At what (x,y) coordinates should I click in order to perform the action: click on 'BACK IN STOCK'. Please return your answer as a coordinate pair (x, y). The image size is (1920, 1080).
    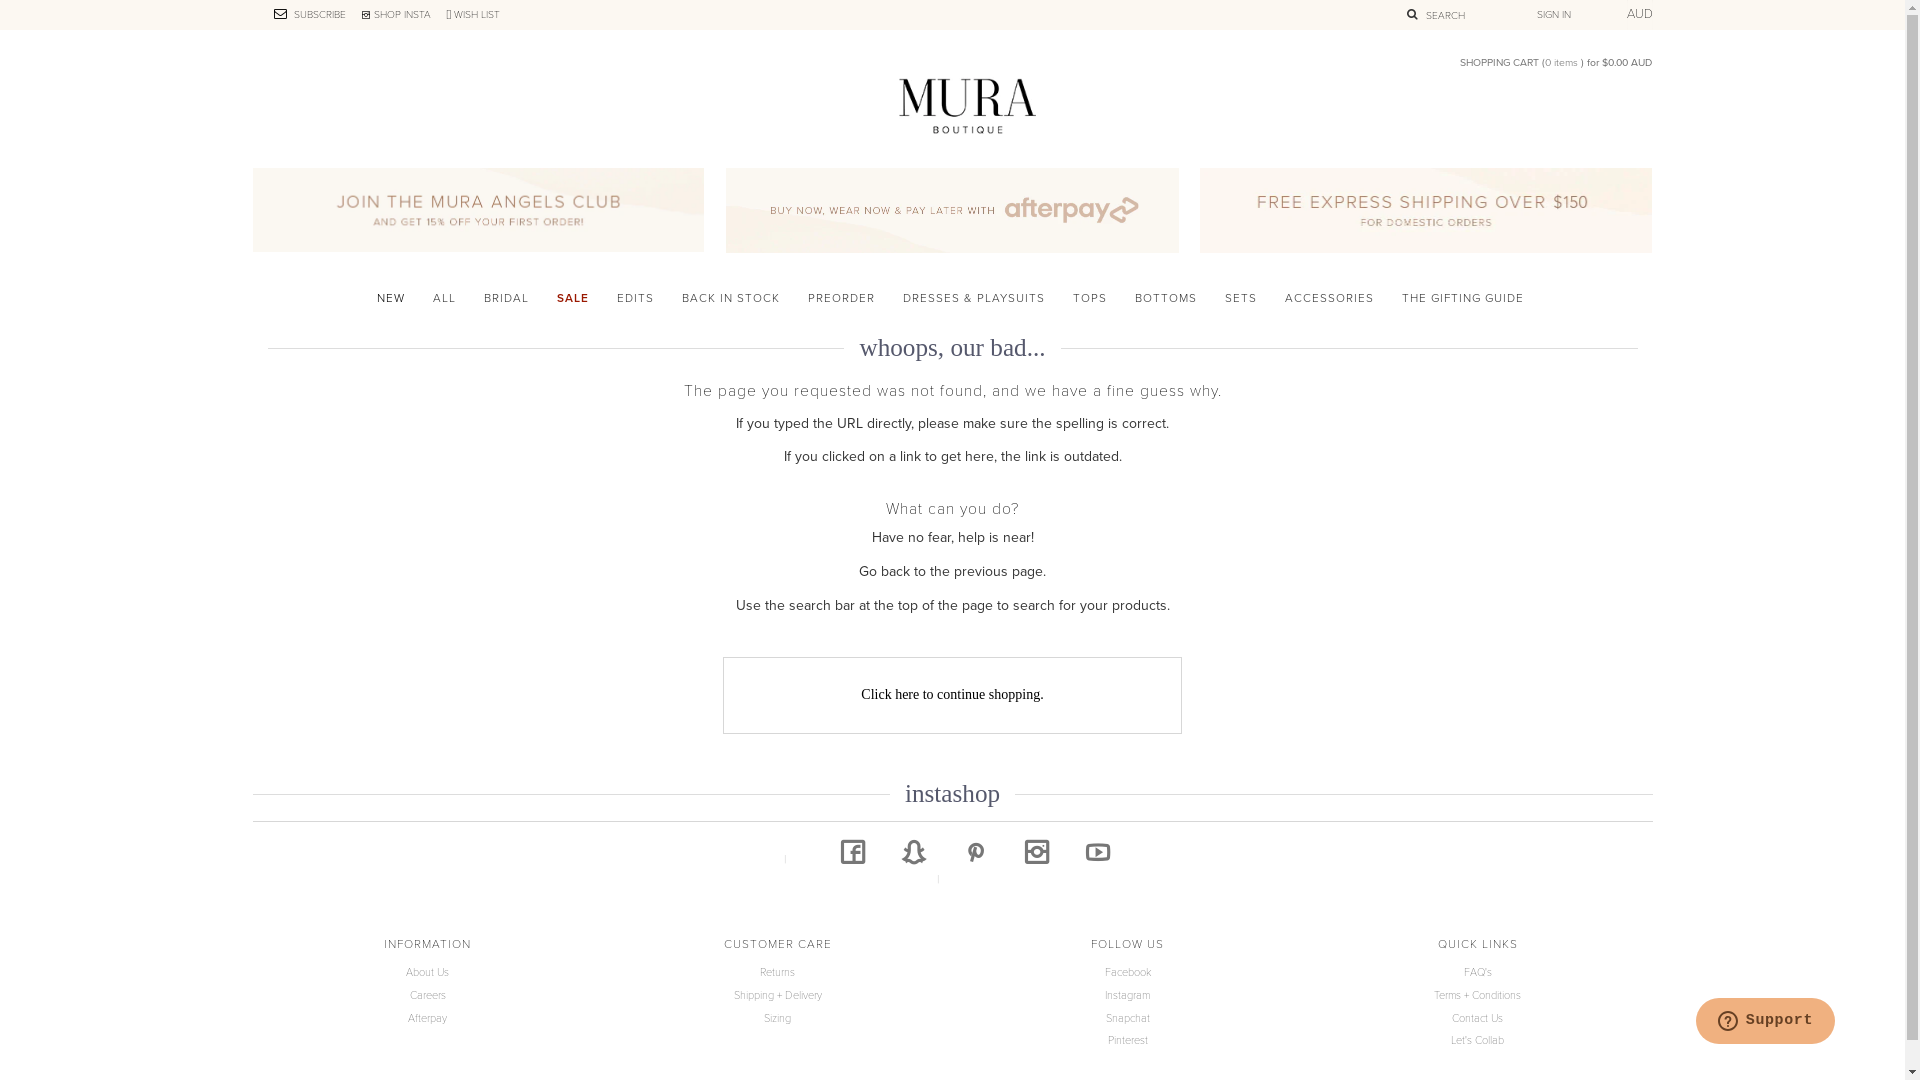
    Looking at the image, I should click on (729, 298).